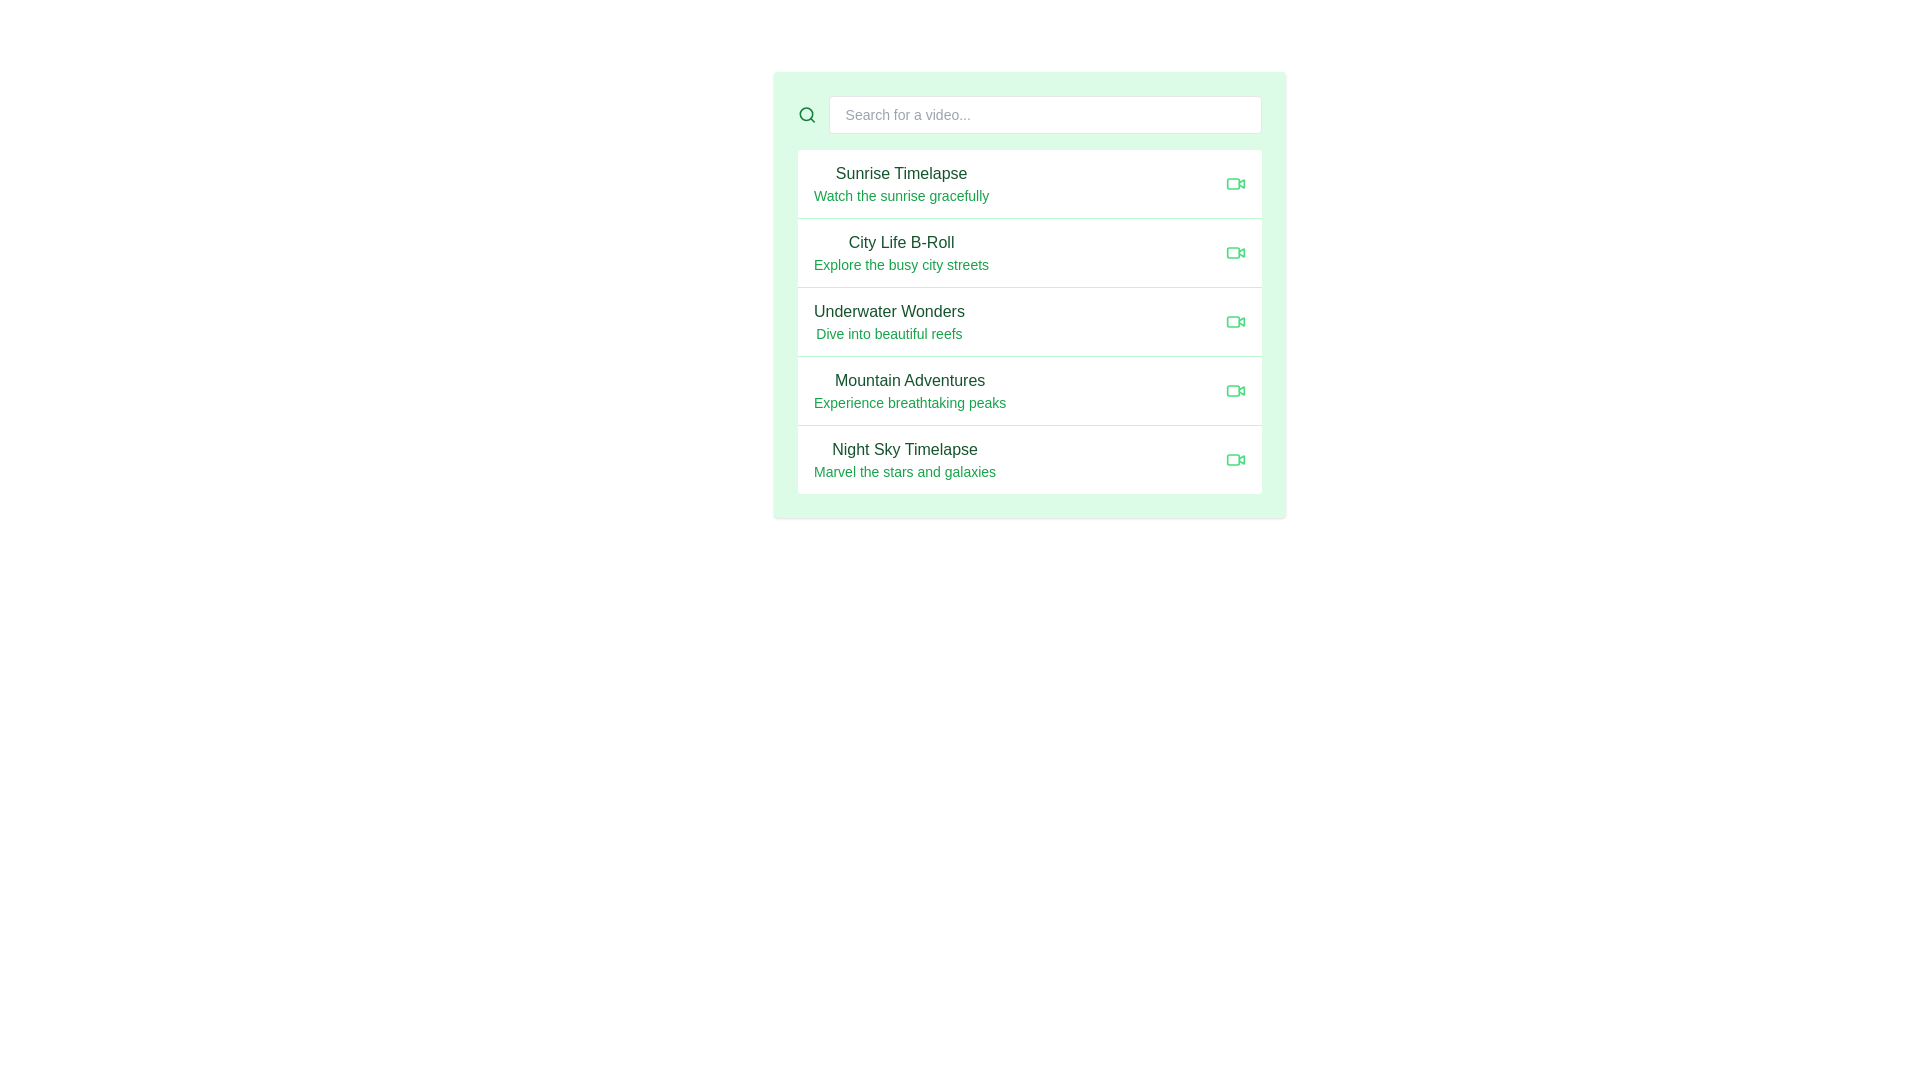  I want to click on the decorative circular graphical element that is part of a search icon, located at the left end of a white rectangular input field, so click(806, 114).